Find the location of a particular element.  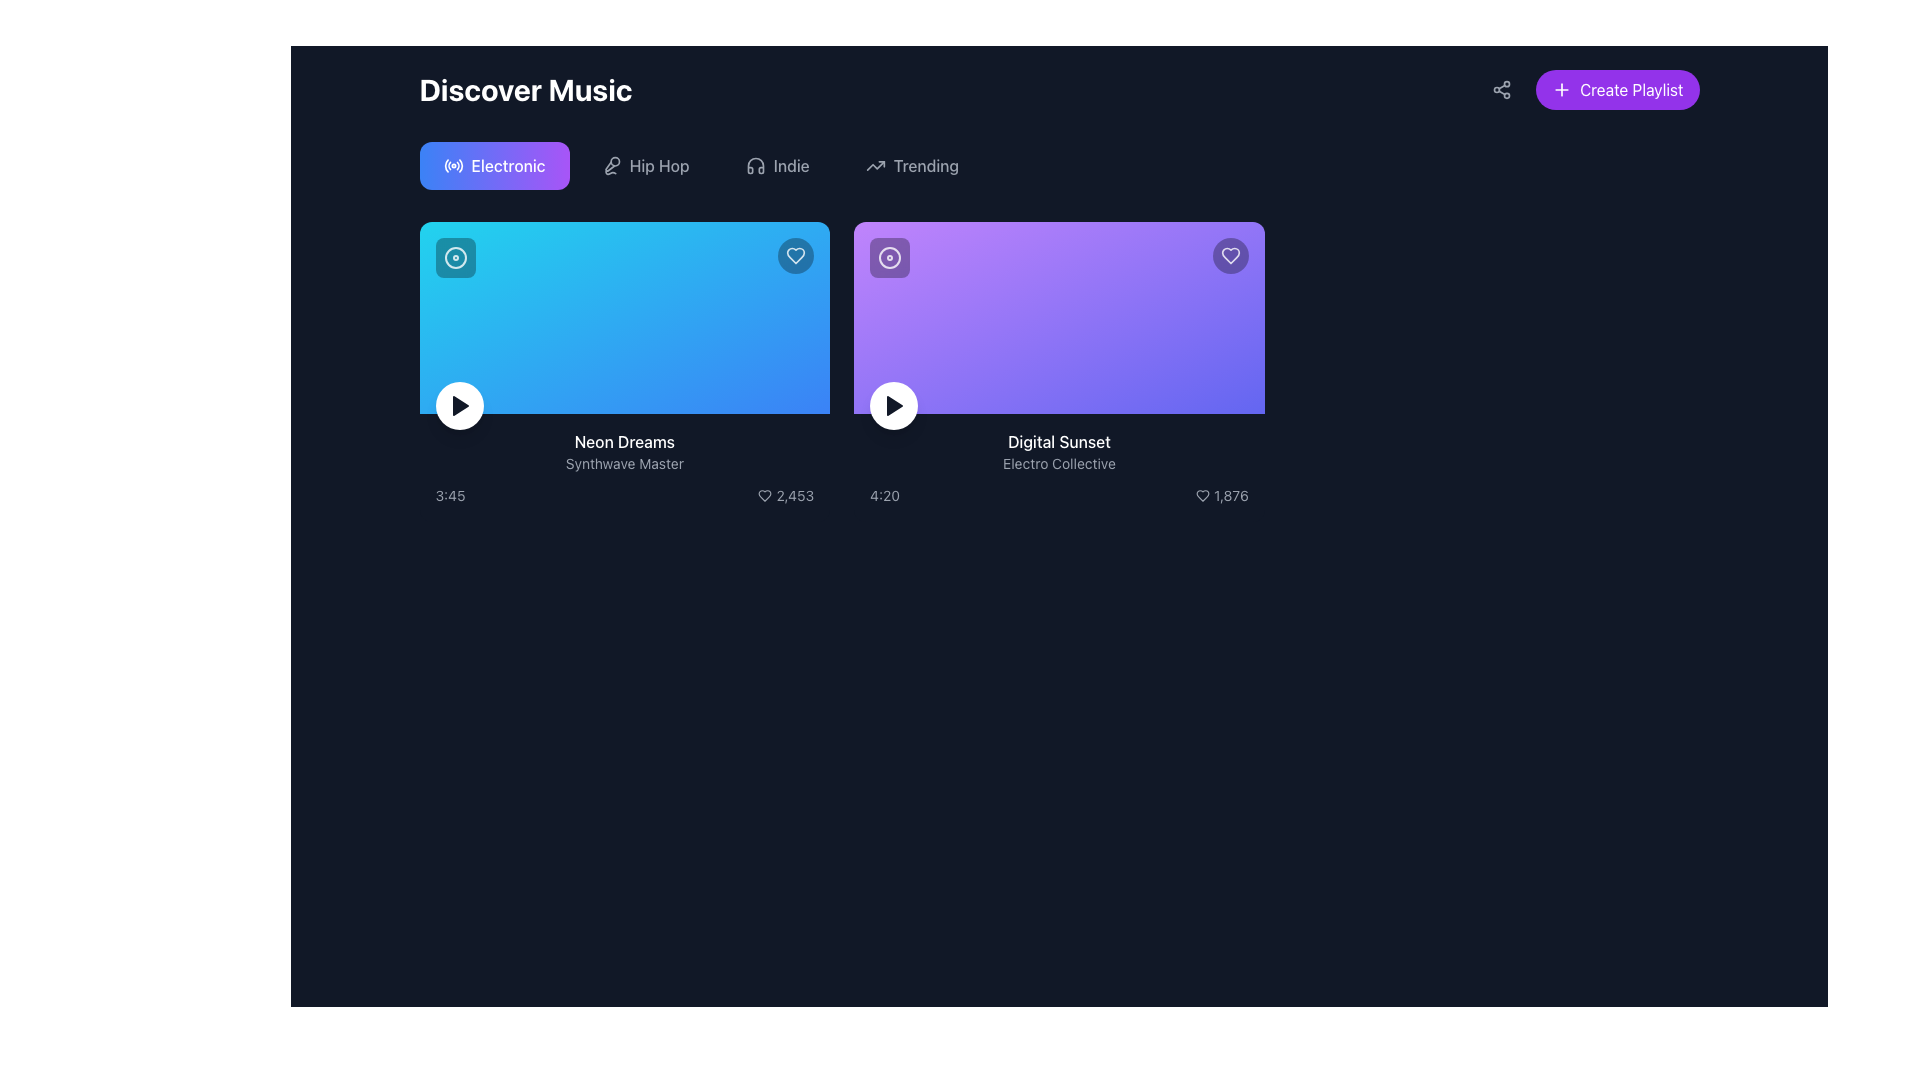

the 'Create New Playlist' button located in the header section, aligned to the far right next to the share icon is located at coordinates (1590, 88).